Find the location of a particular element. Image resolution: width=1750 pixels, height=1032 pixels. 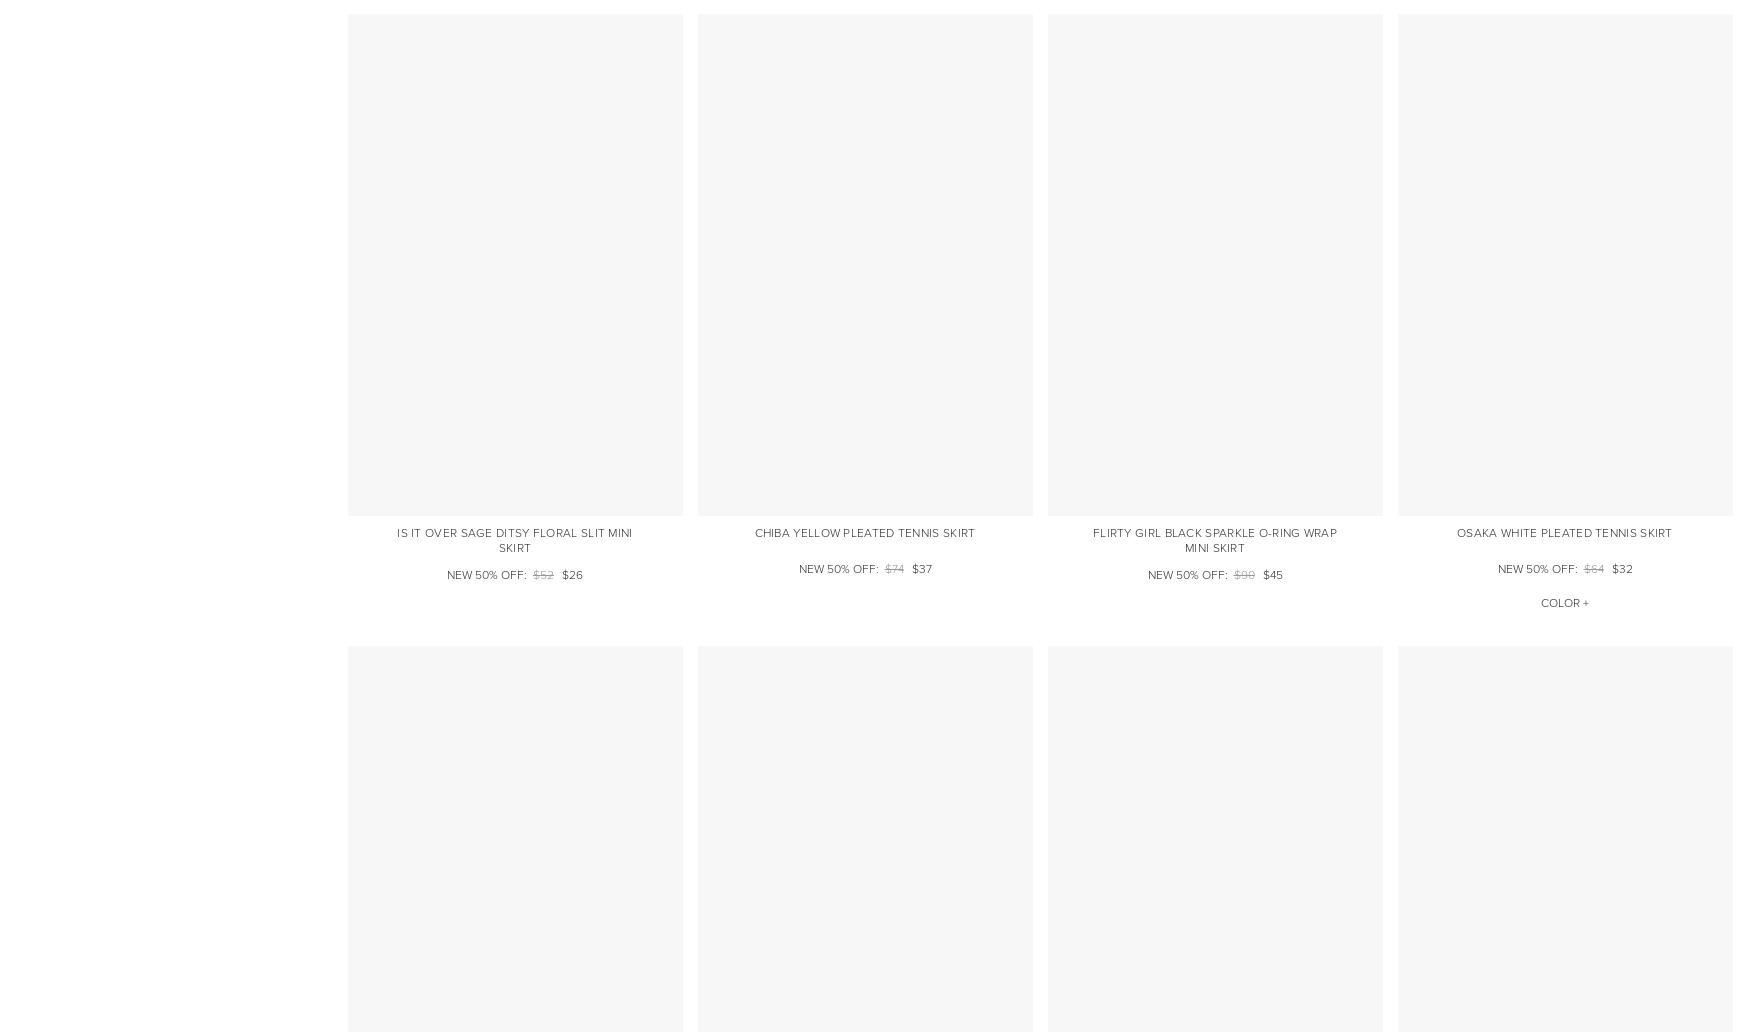

'$64' is located at coordinates (1593, 569).